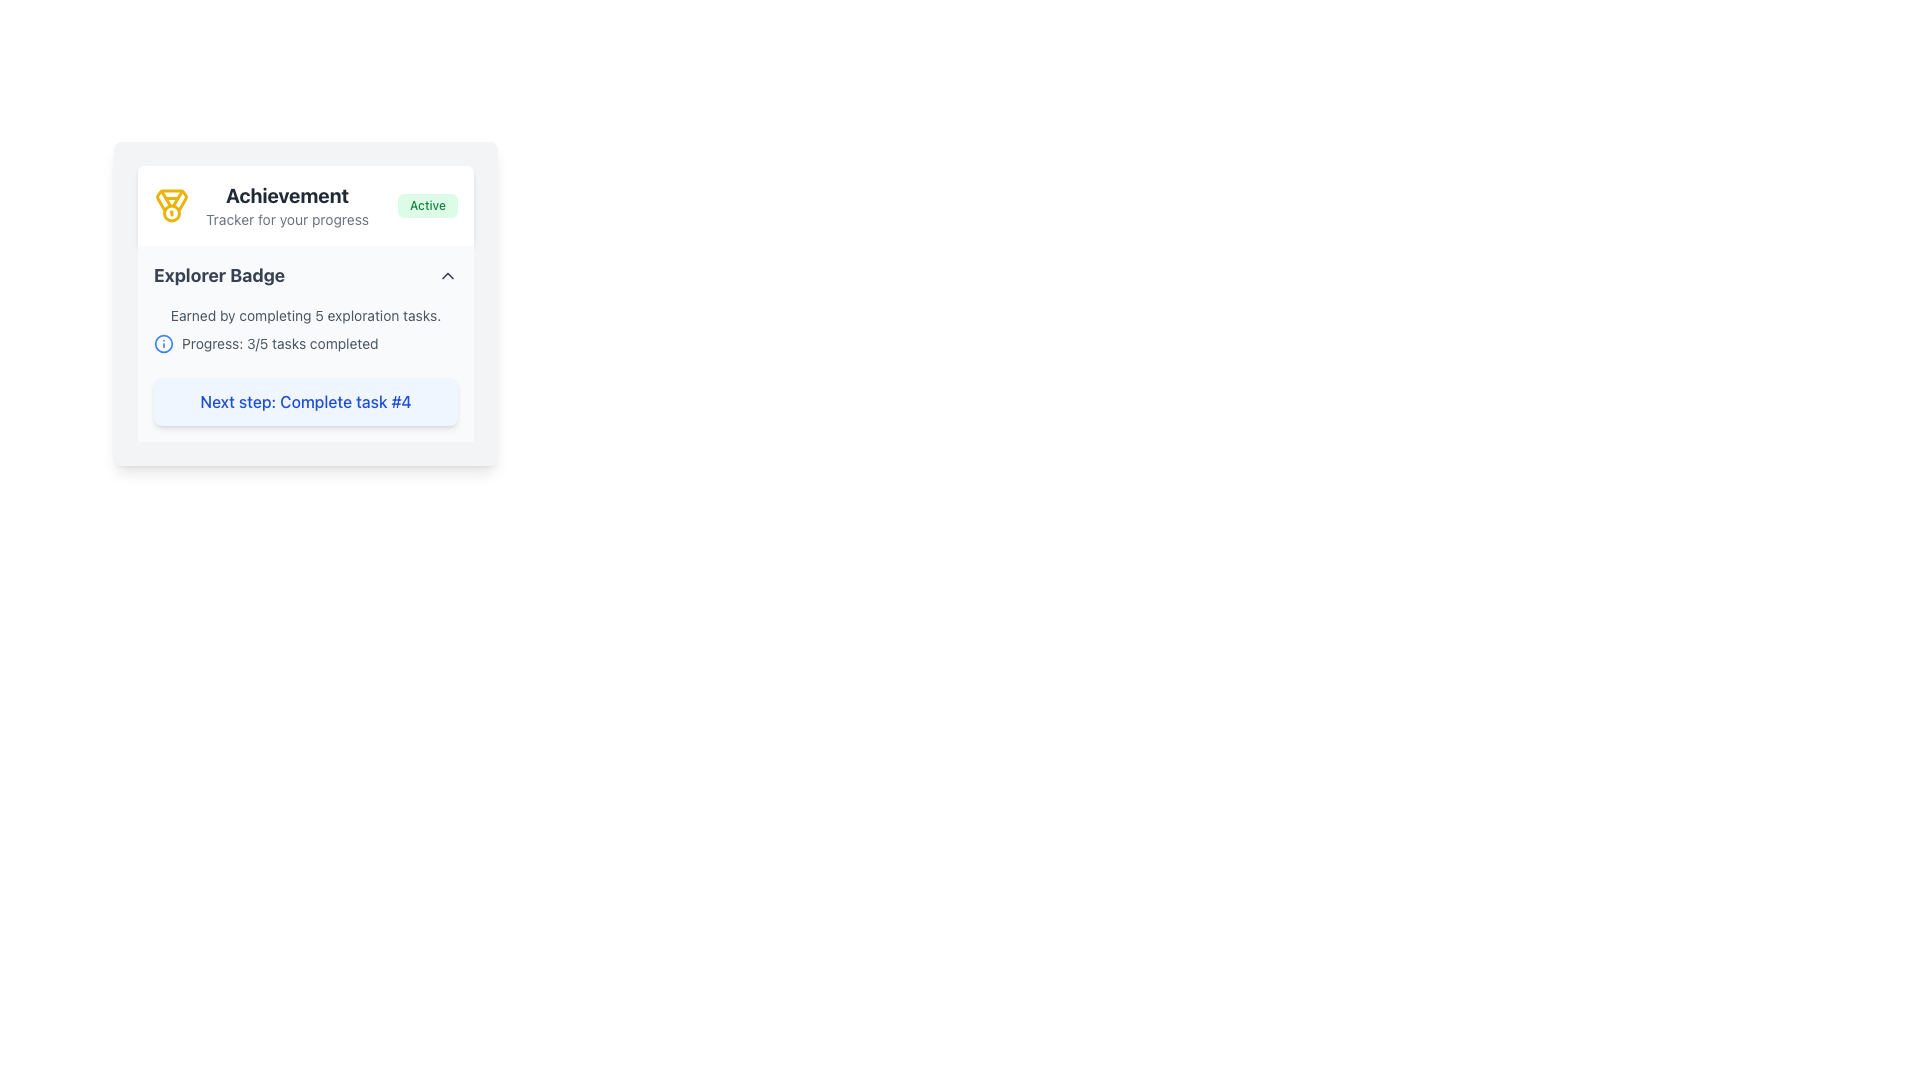 Image resolution: width=1920 pixels, height=1080 pixels. What do you see at coordinates (305, 401) in the screenshot?
I see `the informational Text Display Box located at the bottom of the 'Explorer Badge' section, which indicates the next task to be completed` at bounding box center [305, 401].